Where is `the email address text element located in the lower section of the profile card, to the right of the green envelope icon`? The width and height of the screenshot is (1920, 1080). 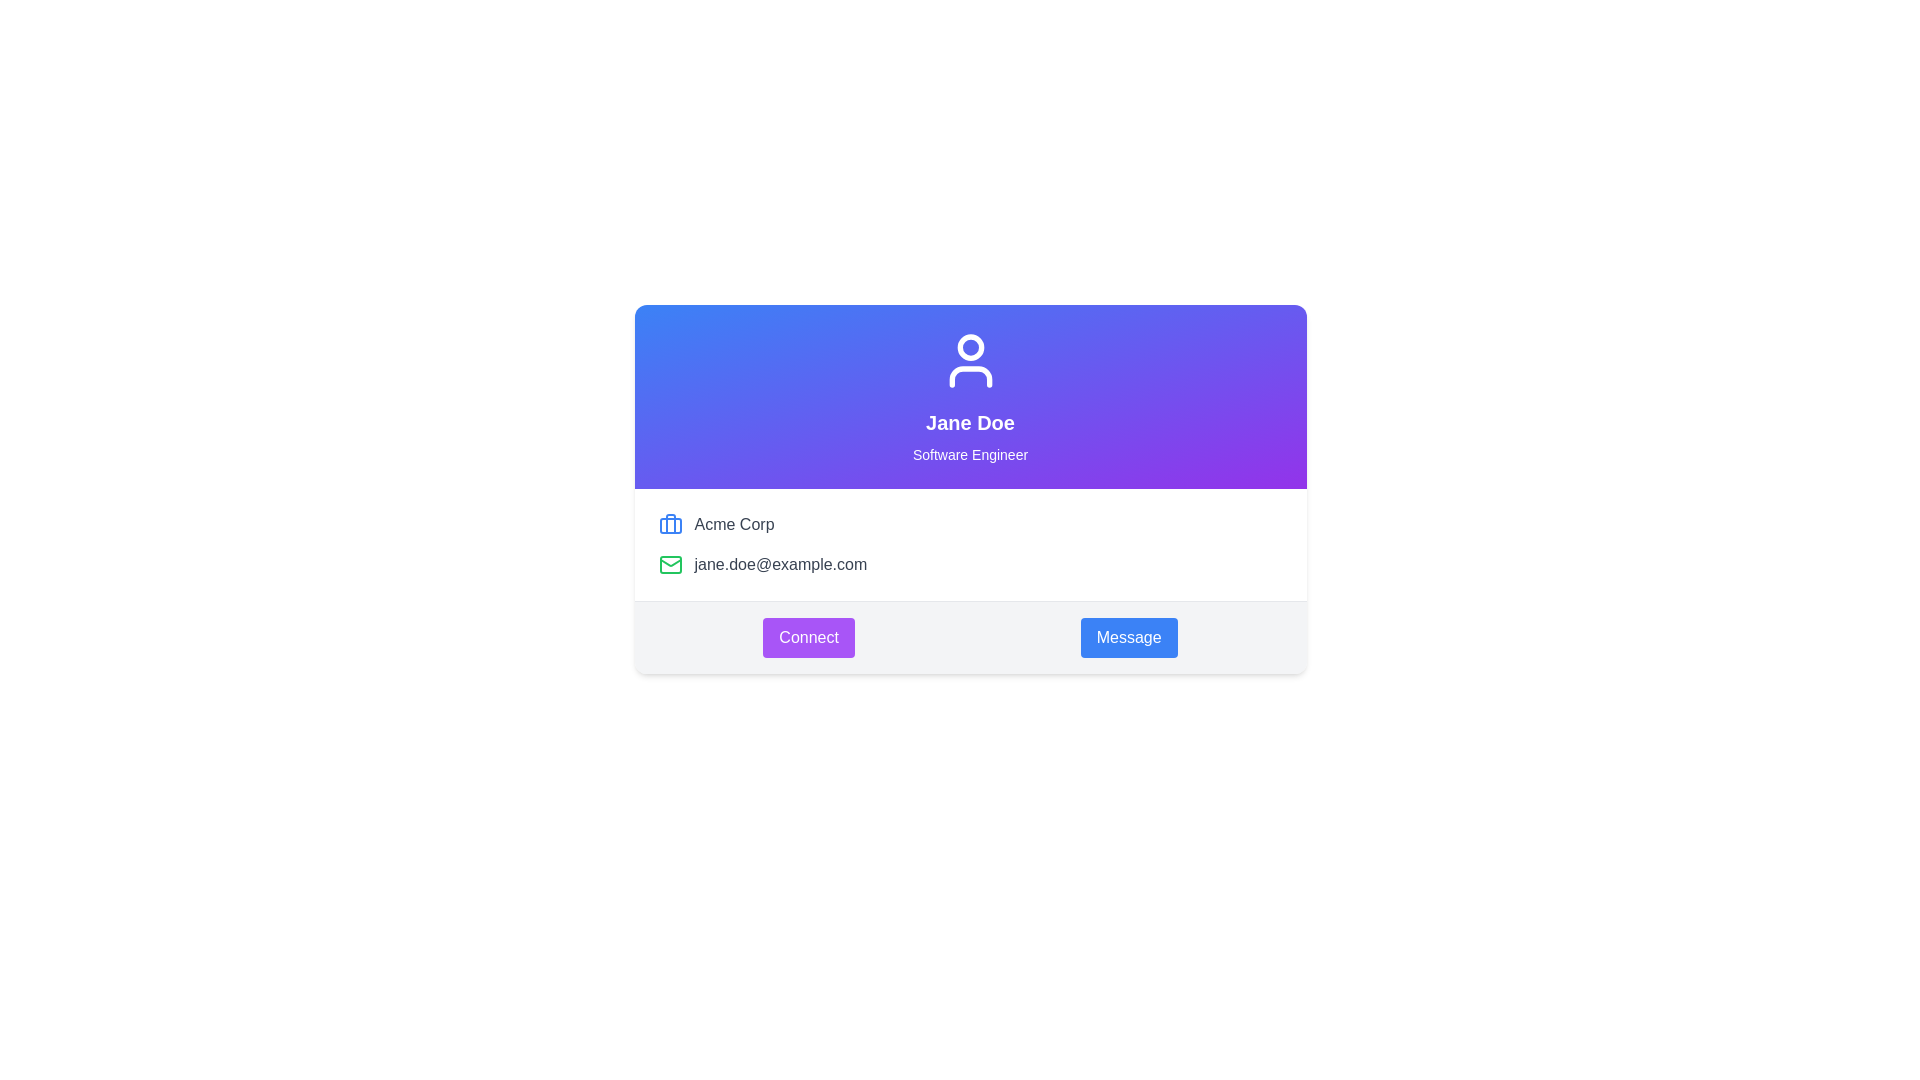 the email address text element located in the lower section of the profile card, to the right of the green envelope icon is located at coordinates (779, 564).